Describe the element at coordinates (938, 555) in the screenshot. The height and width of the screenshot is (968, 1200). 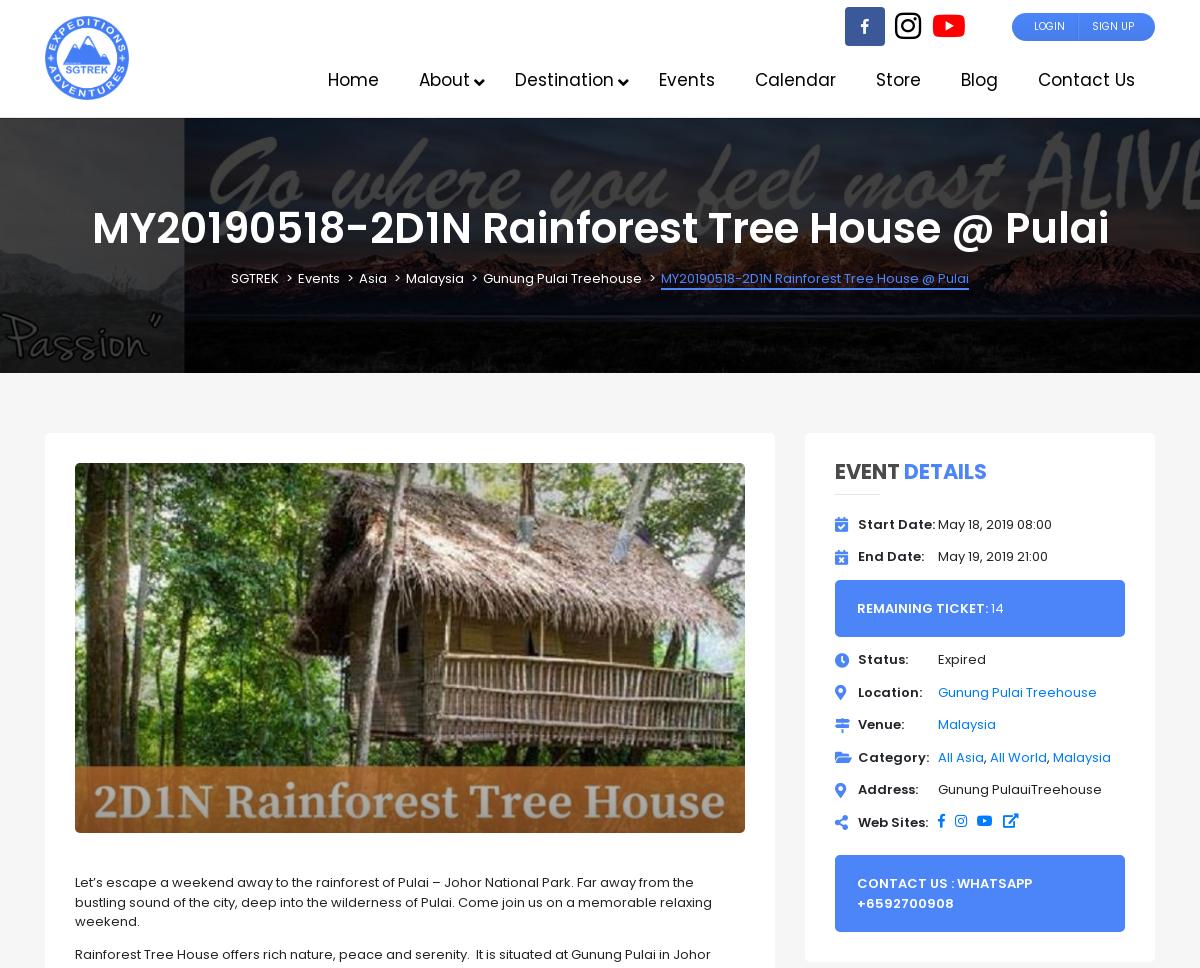
I see `'May 19, 2019 21:00'` at that location.